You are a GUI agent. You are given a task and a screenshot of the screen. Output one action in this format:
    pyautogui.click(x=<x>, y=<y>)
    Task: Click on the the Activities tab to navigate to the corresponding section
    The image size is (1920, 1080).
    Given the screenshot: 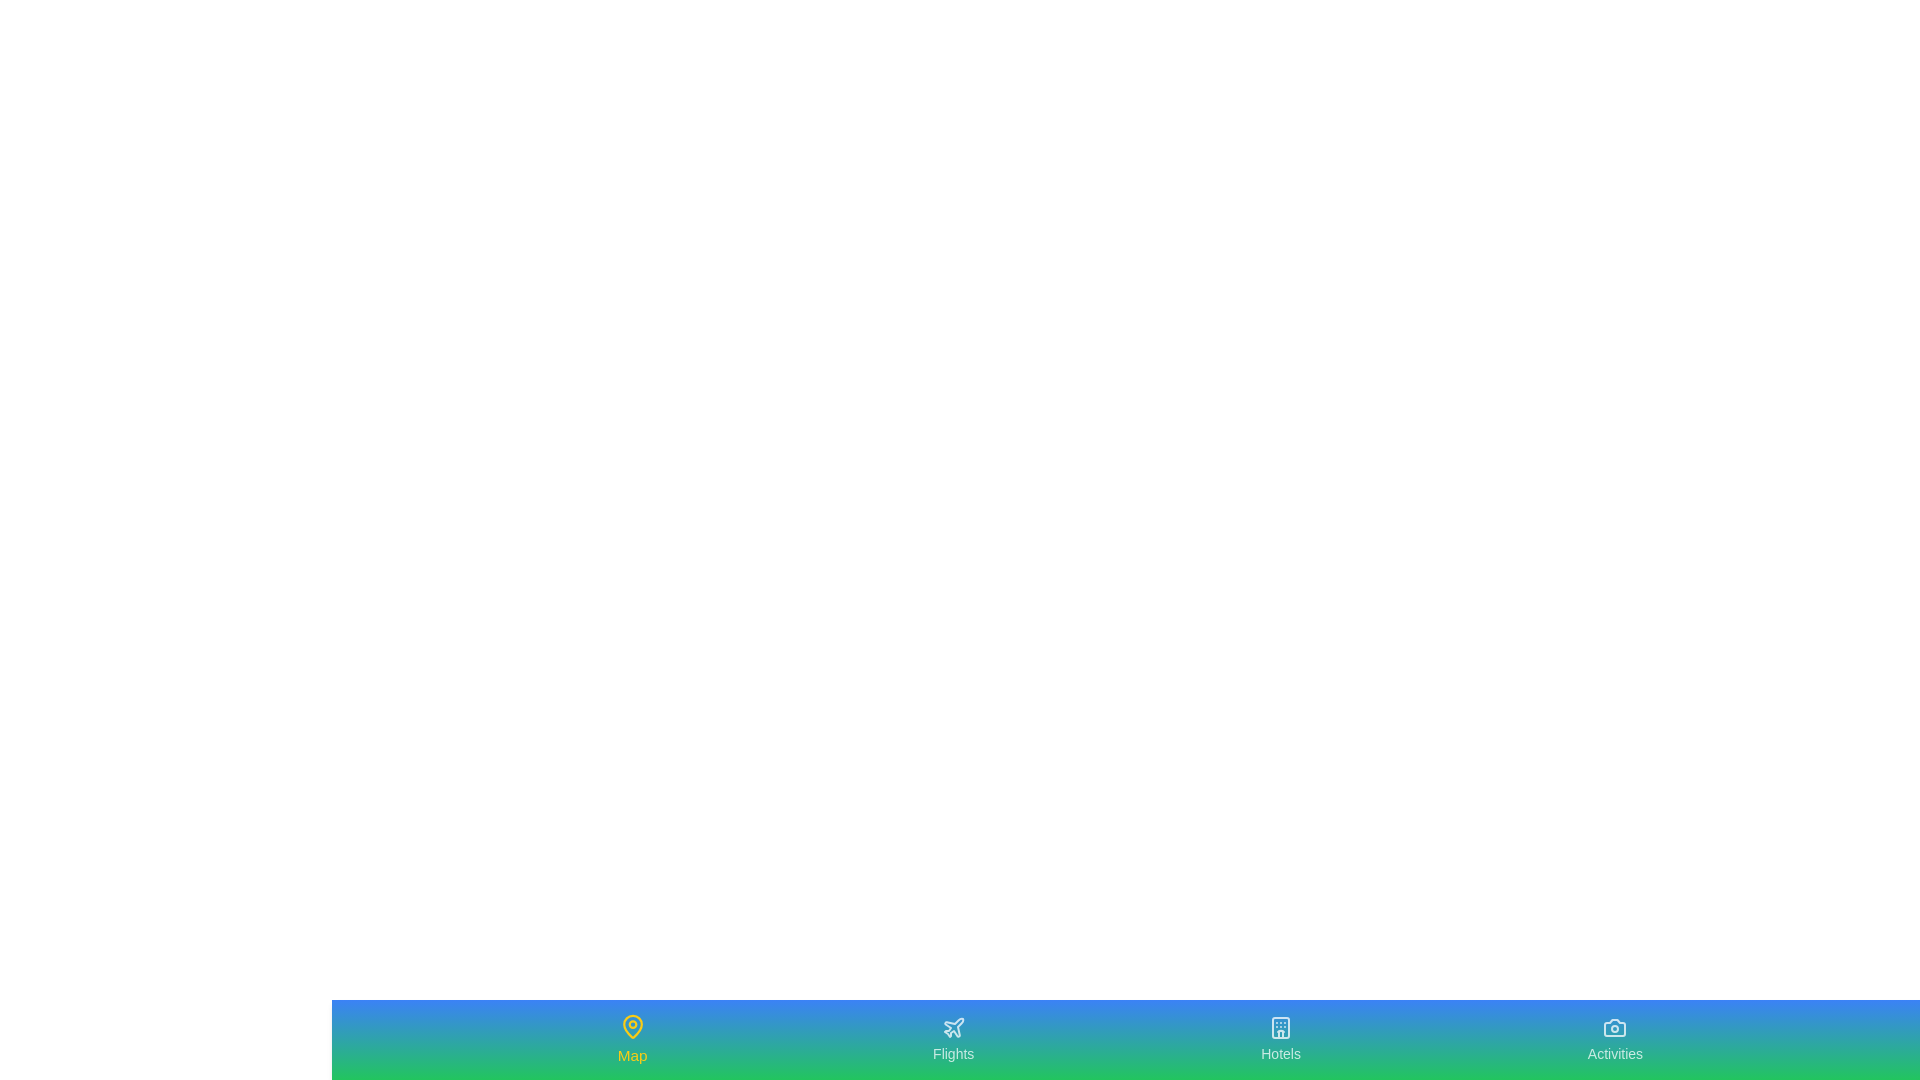 What is the action you would take?
    pyautogui.click(x=1615, y=1039)
    